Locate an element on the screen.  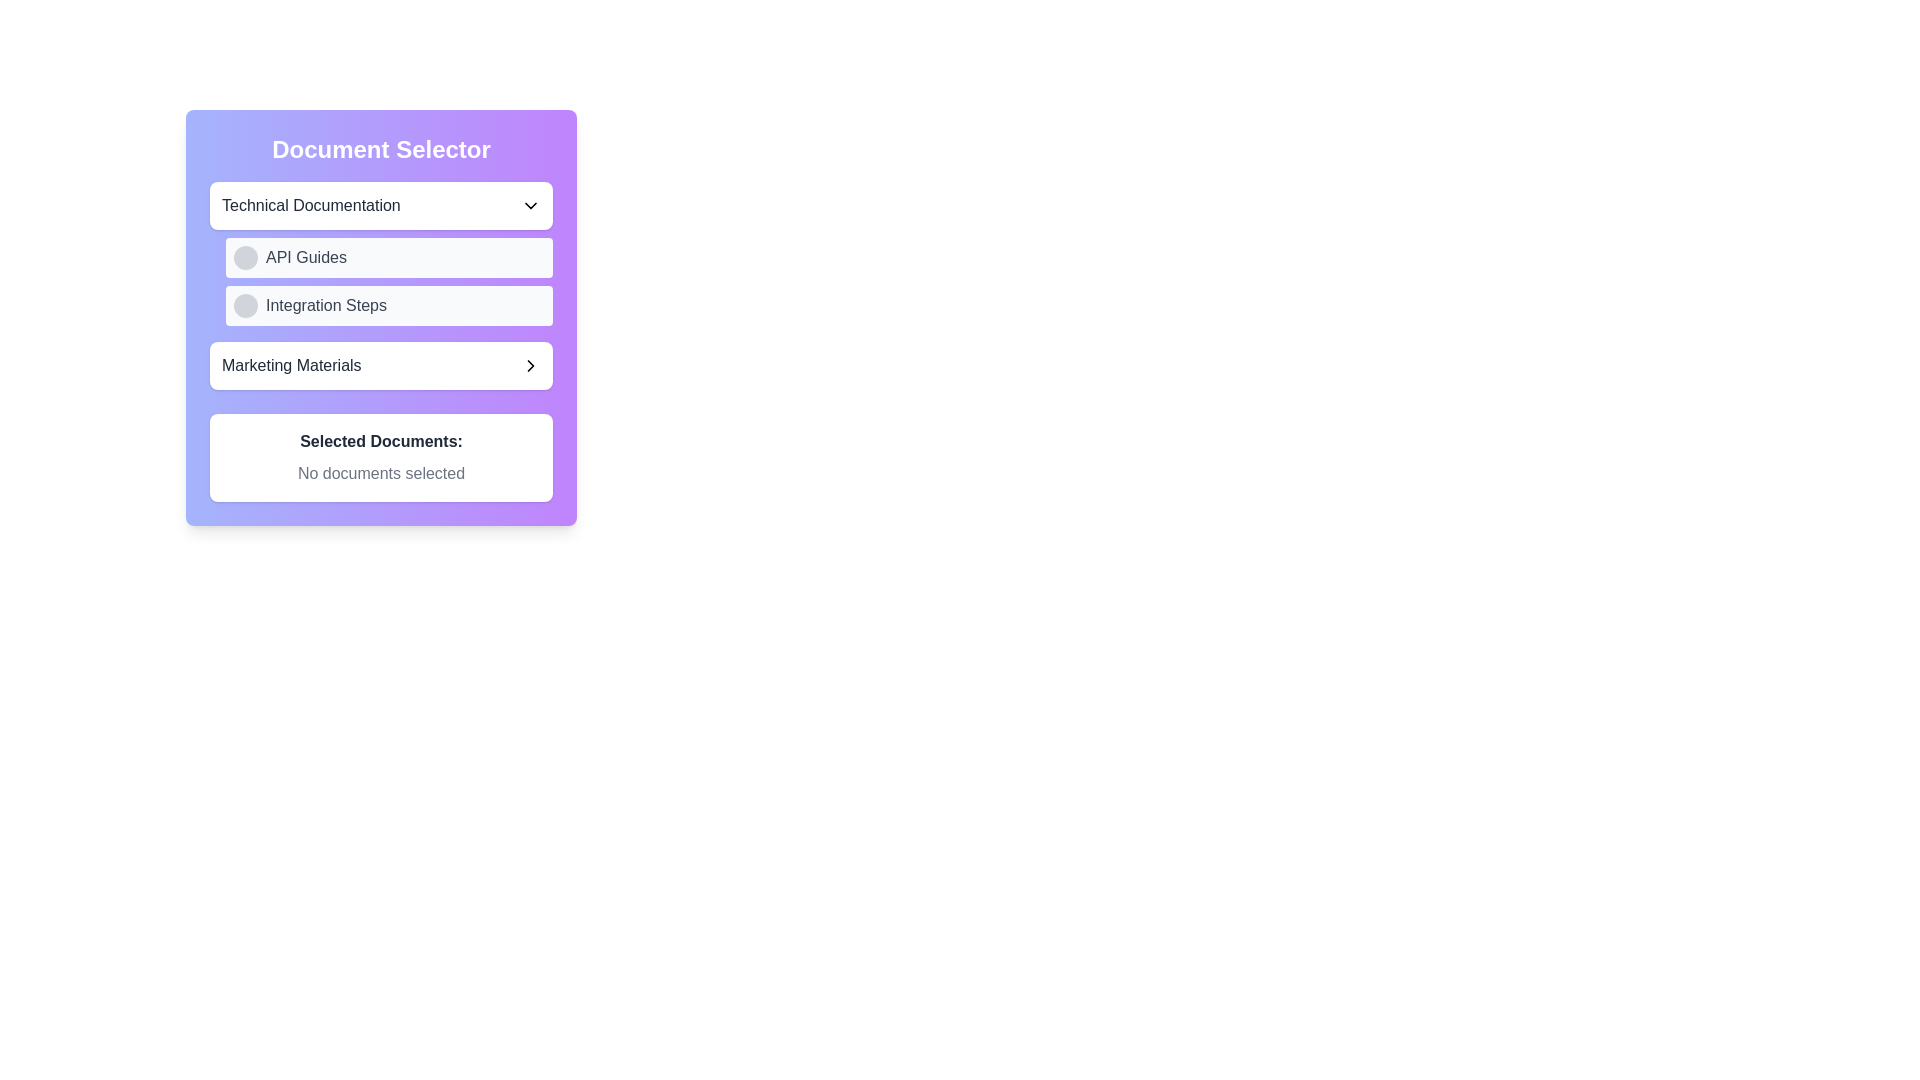
the first selectable item in the 'Document Selector' panel is located at coordinates (389, 281).